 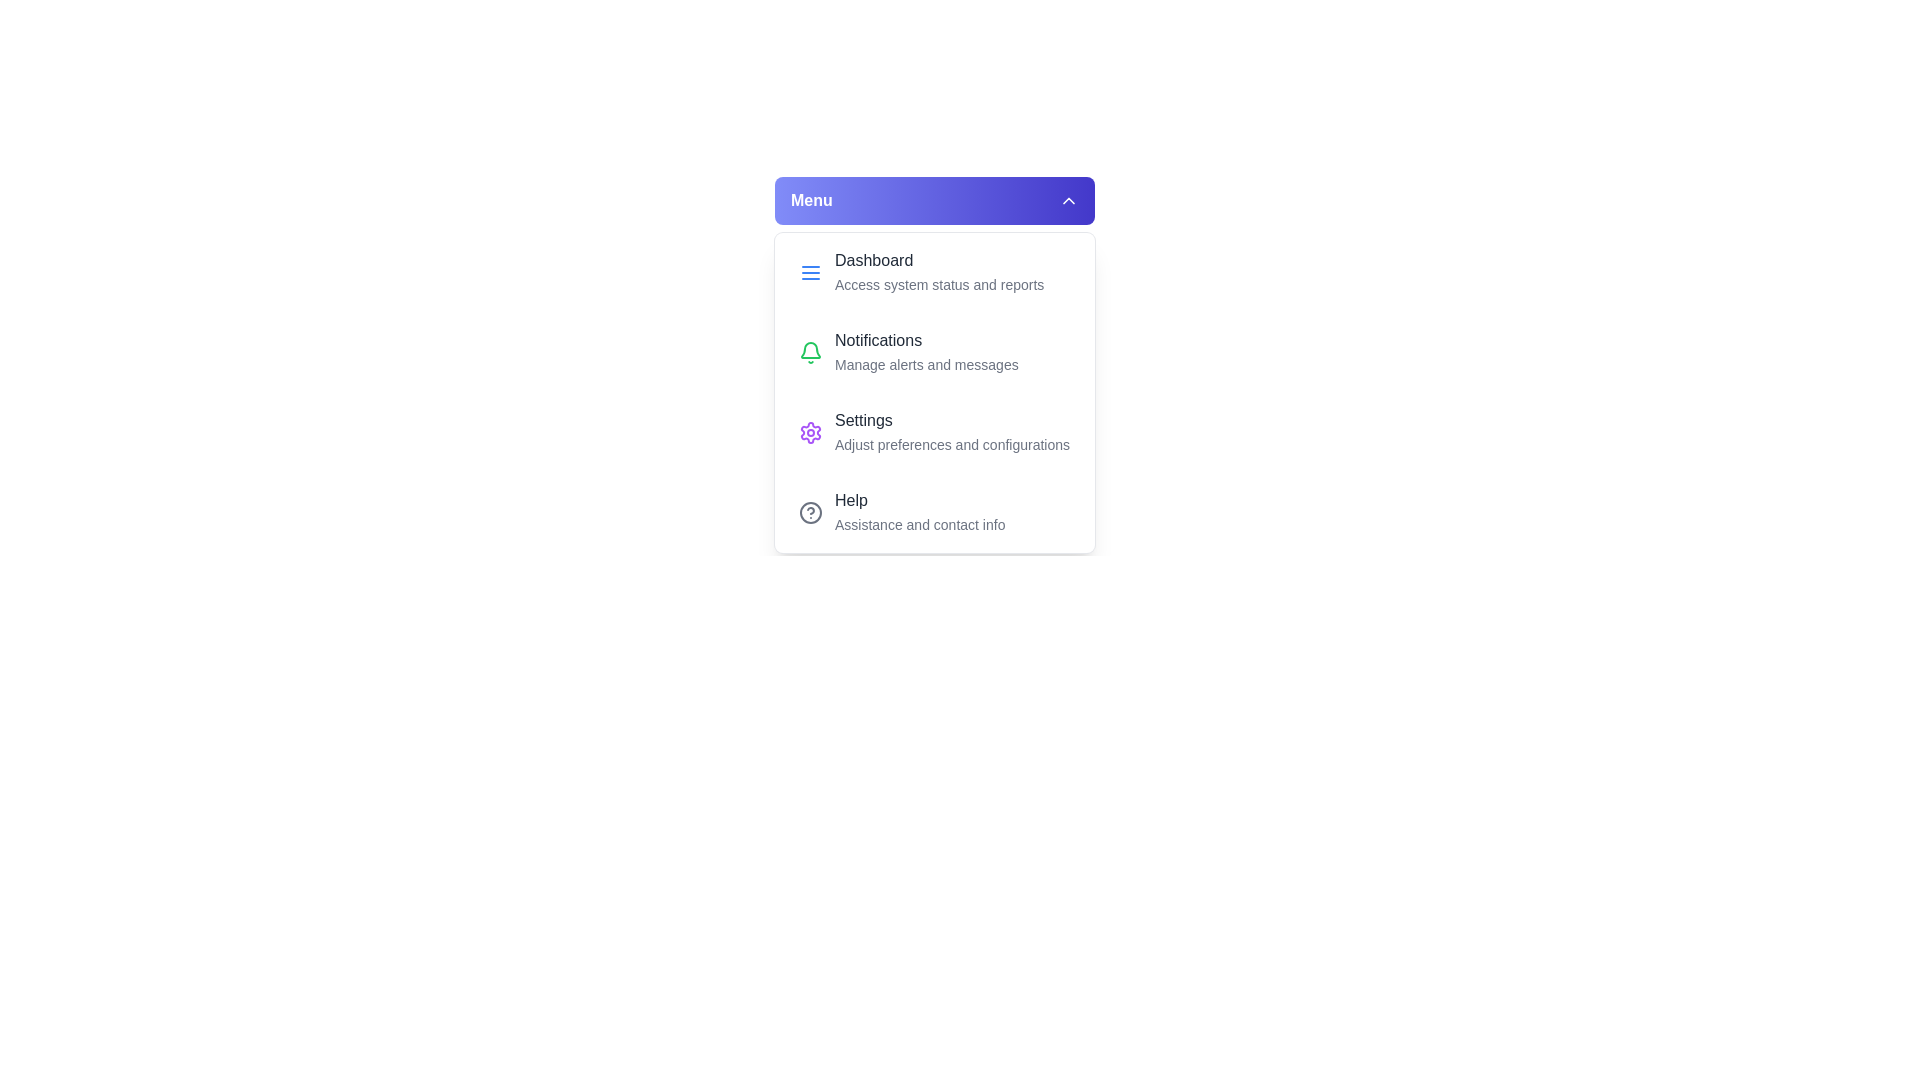 I want to click on the text label styled in a small gray font containing 'Assistance and contact info', located directly below the 'Help' title in the vertical navigation menu, so click(x=919, y=523).